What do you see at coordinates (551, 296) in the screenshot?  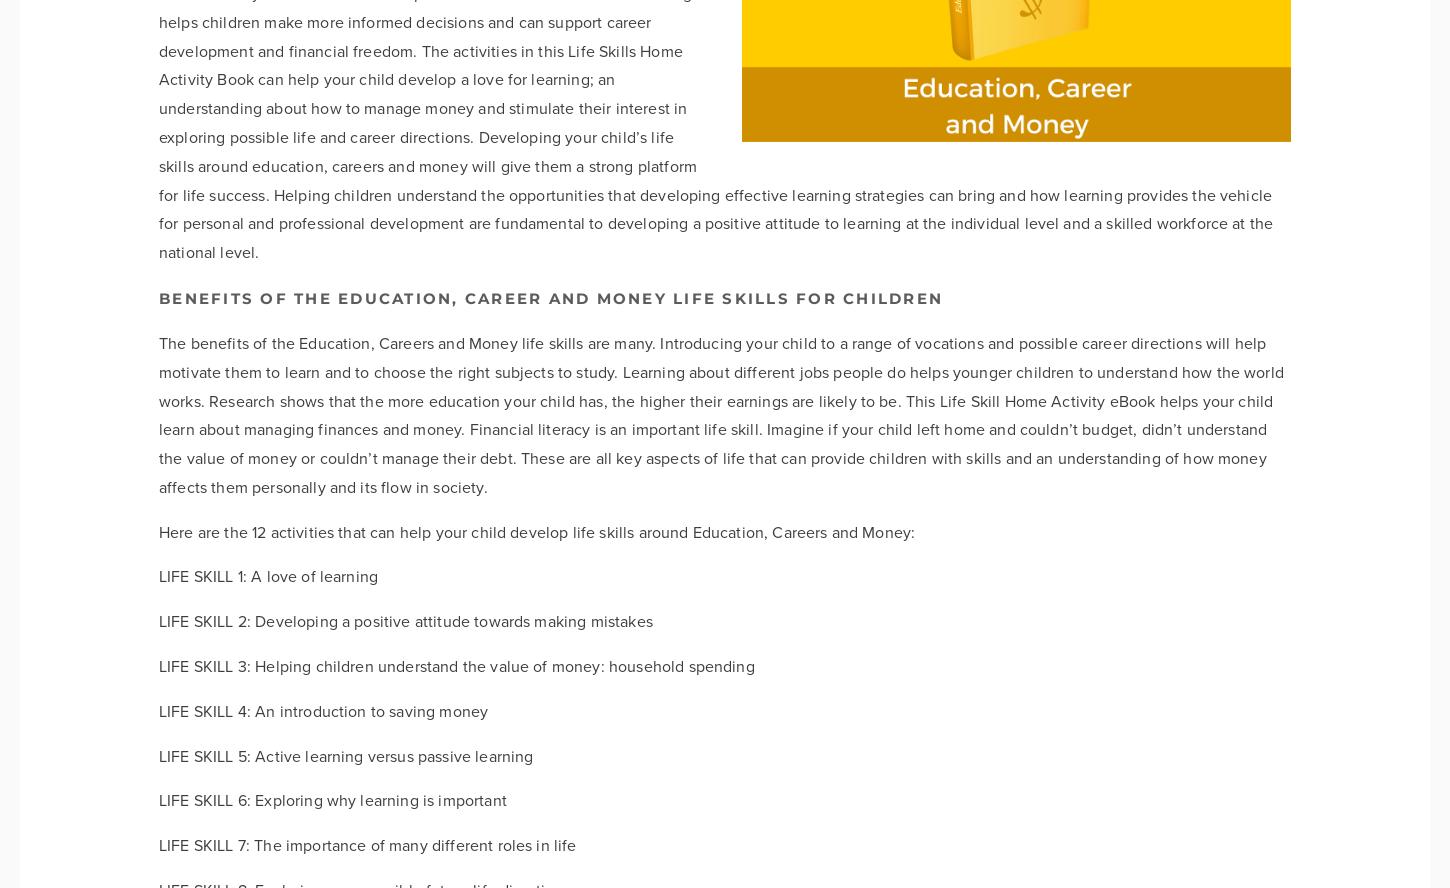 I see `'Benefits of the Education, Career and Money life skills for children'` at bounding box center [551, 296].